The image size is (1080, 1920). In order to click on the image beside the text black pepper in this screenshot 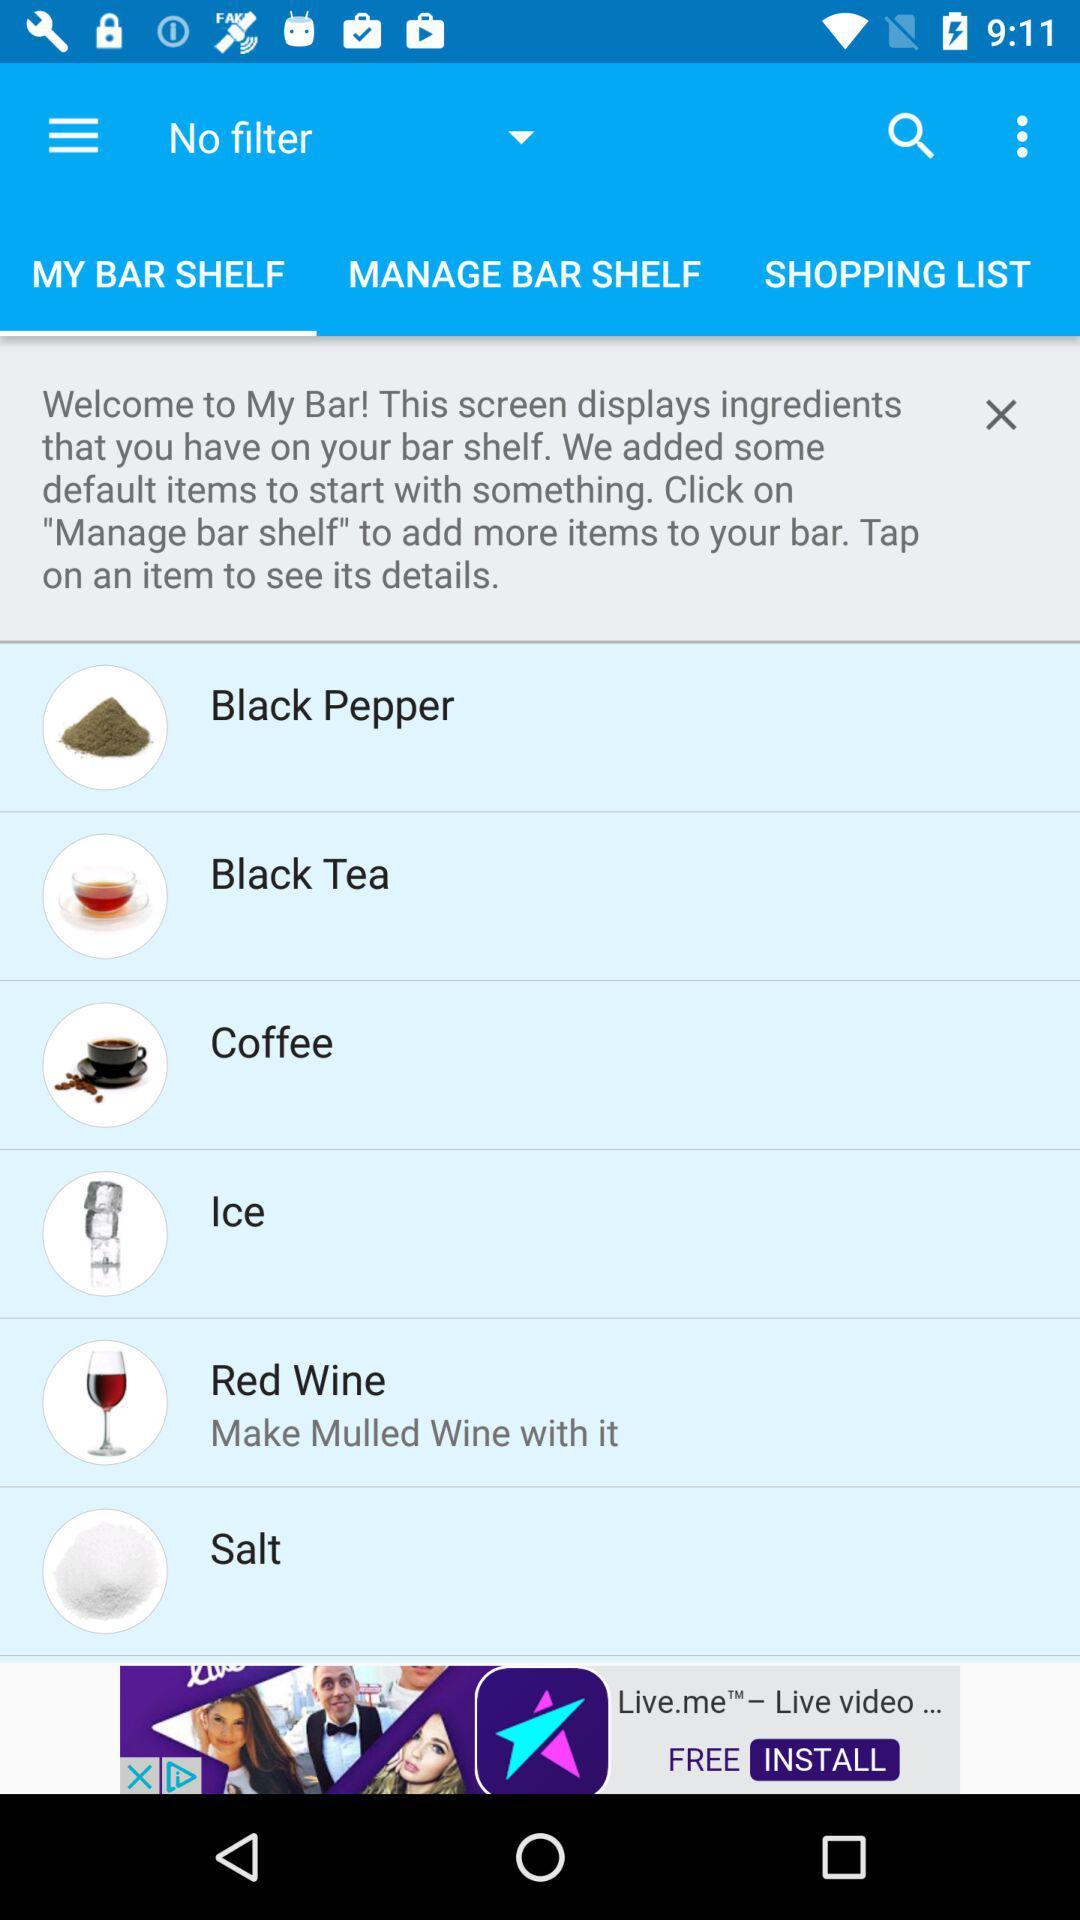, I will do `click(104, 727)`.